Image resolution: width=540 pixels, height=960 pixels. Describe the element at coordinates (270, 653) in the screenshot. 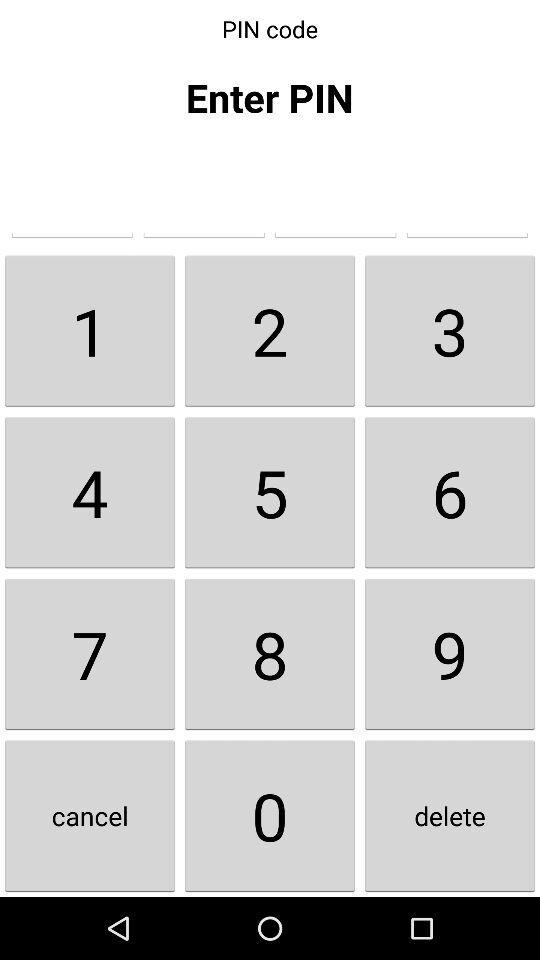

I see `the item below the 4 button` at that location.